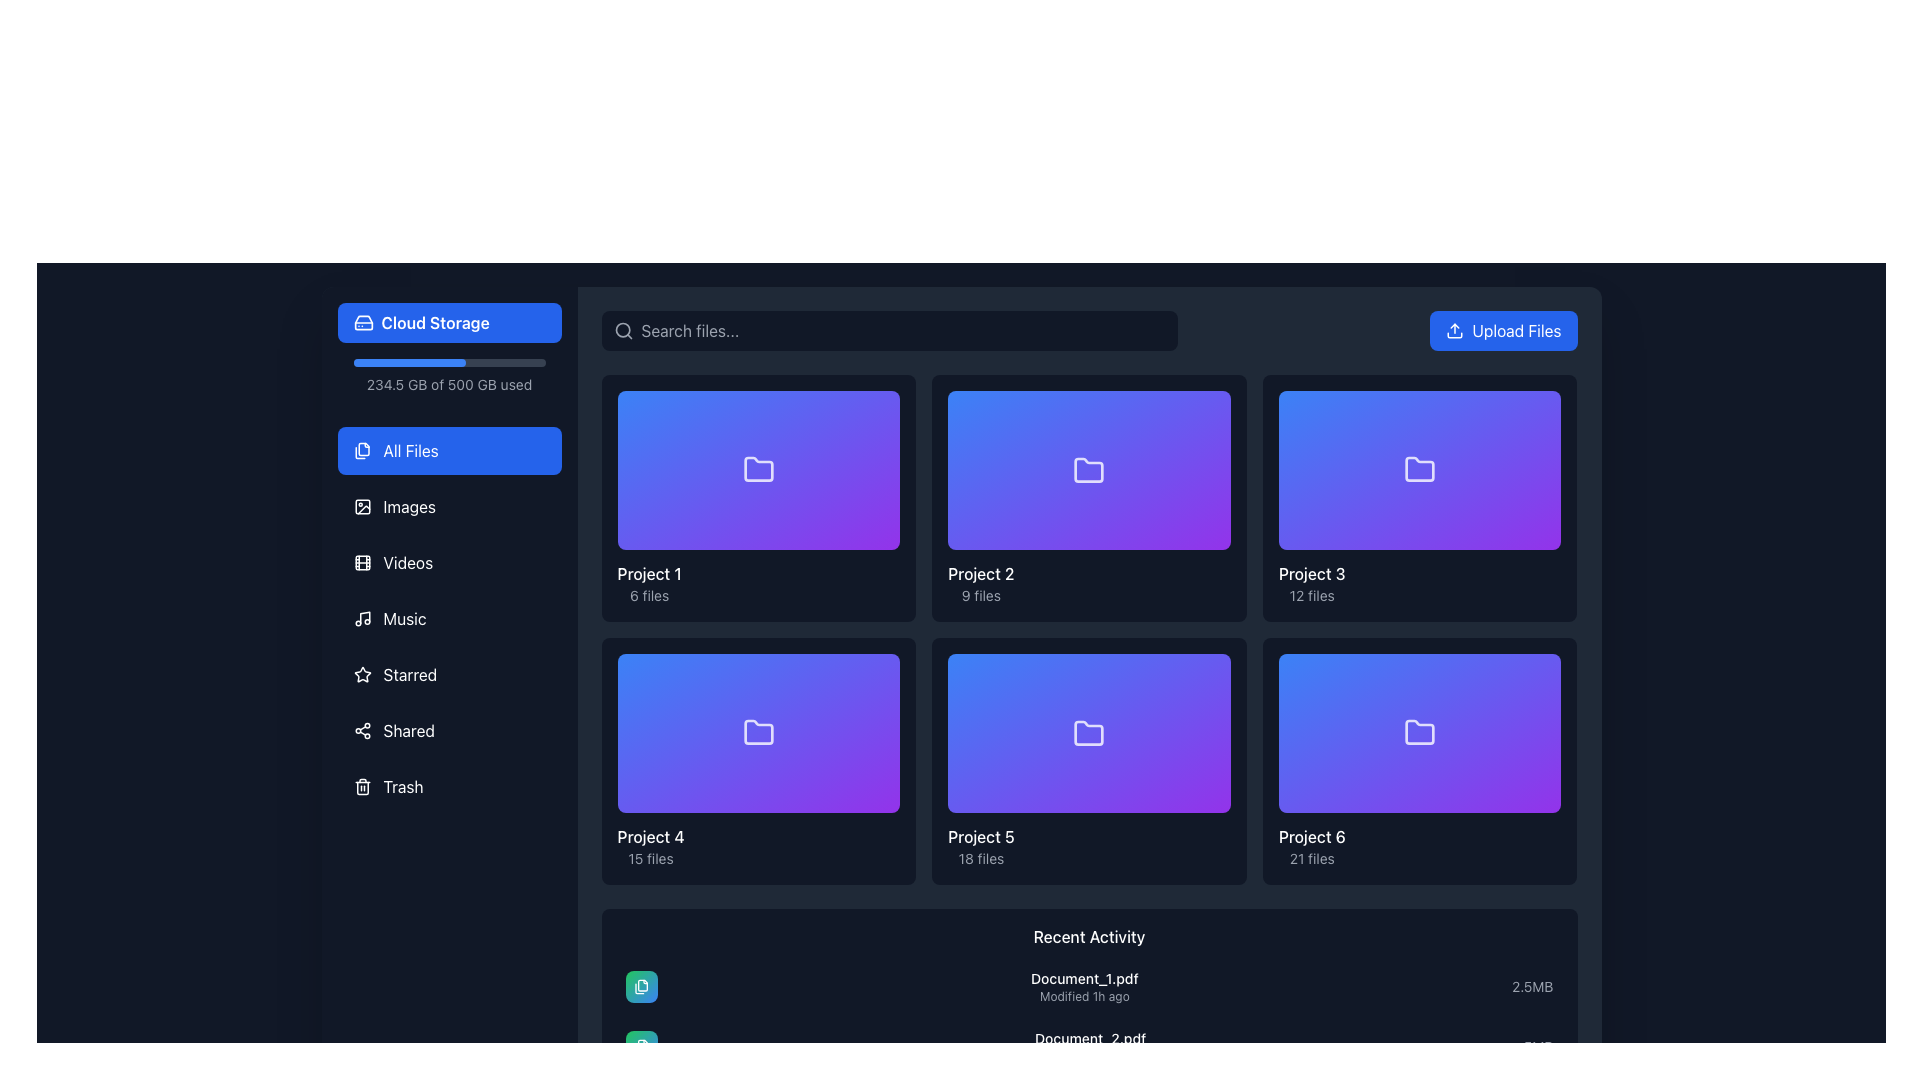 This screenshot has width=1920, height=1080. Describe the element at coordinates (757, 761) in the screenshot. I see `the 'Project 4' card` at that location.